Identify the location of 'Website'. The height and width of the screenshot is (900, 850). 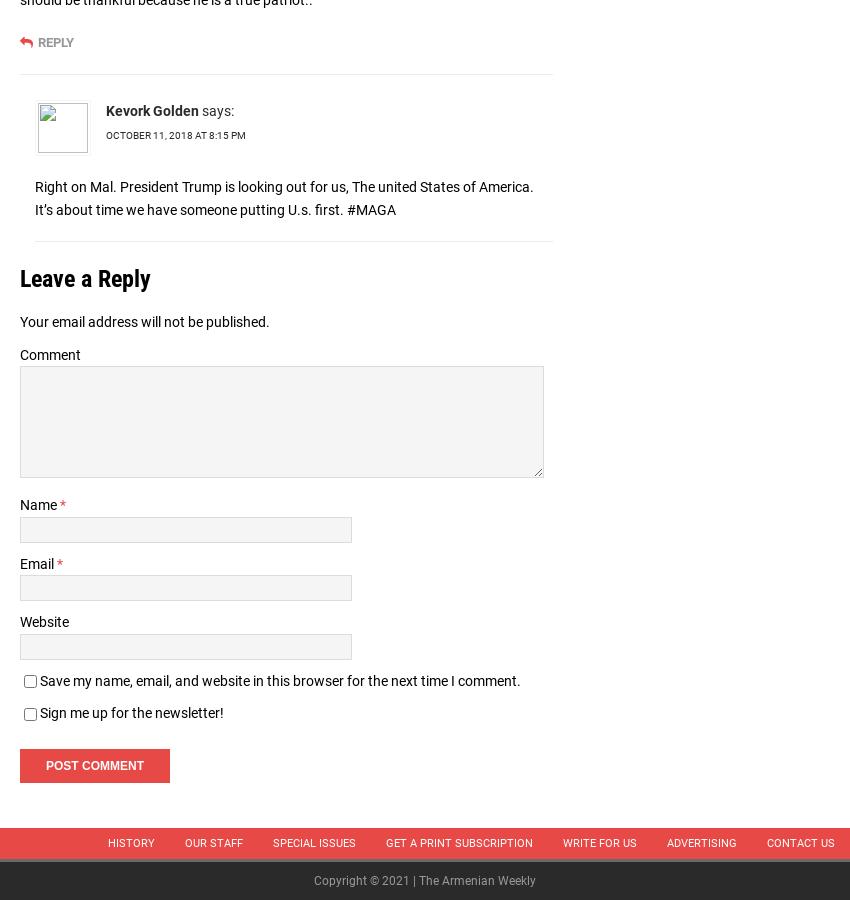
(18, 621).